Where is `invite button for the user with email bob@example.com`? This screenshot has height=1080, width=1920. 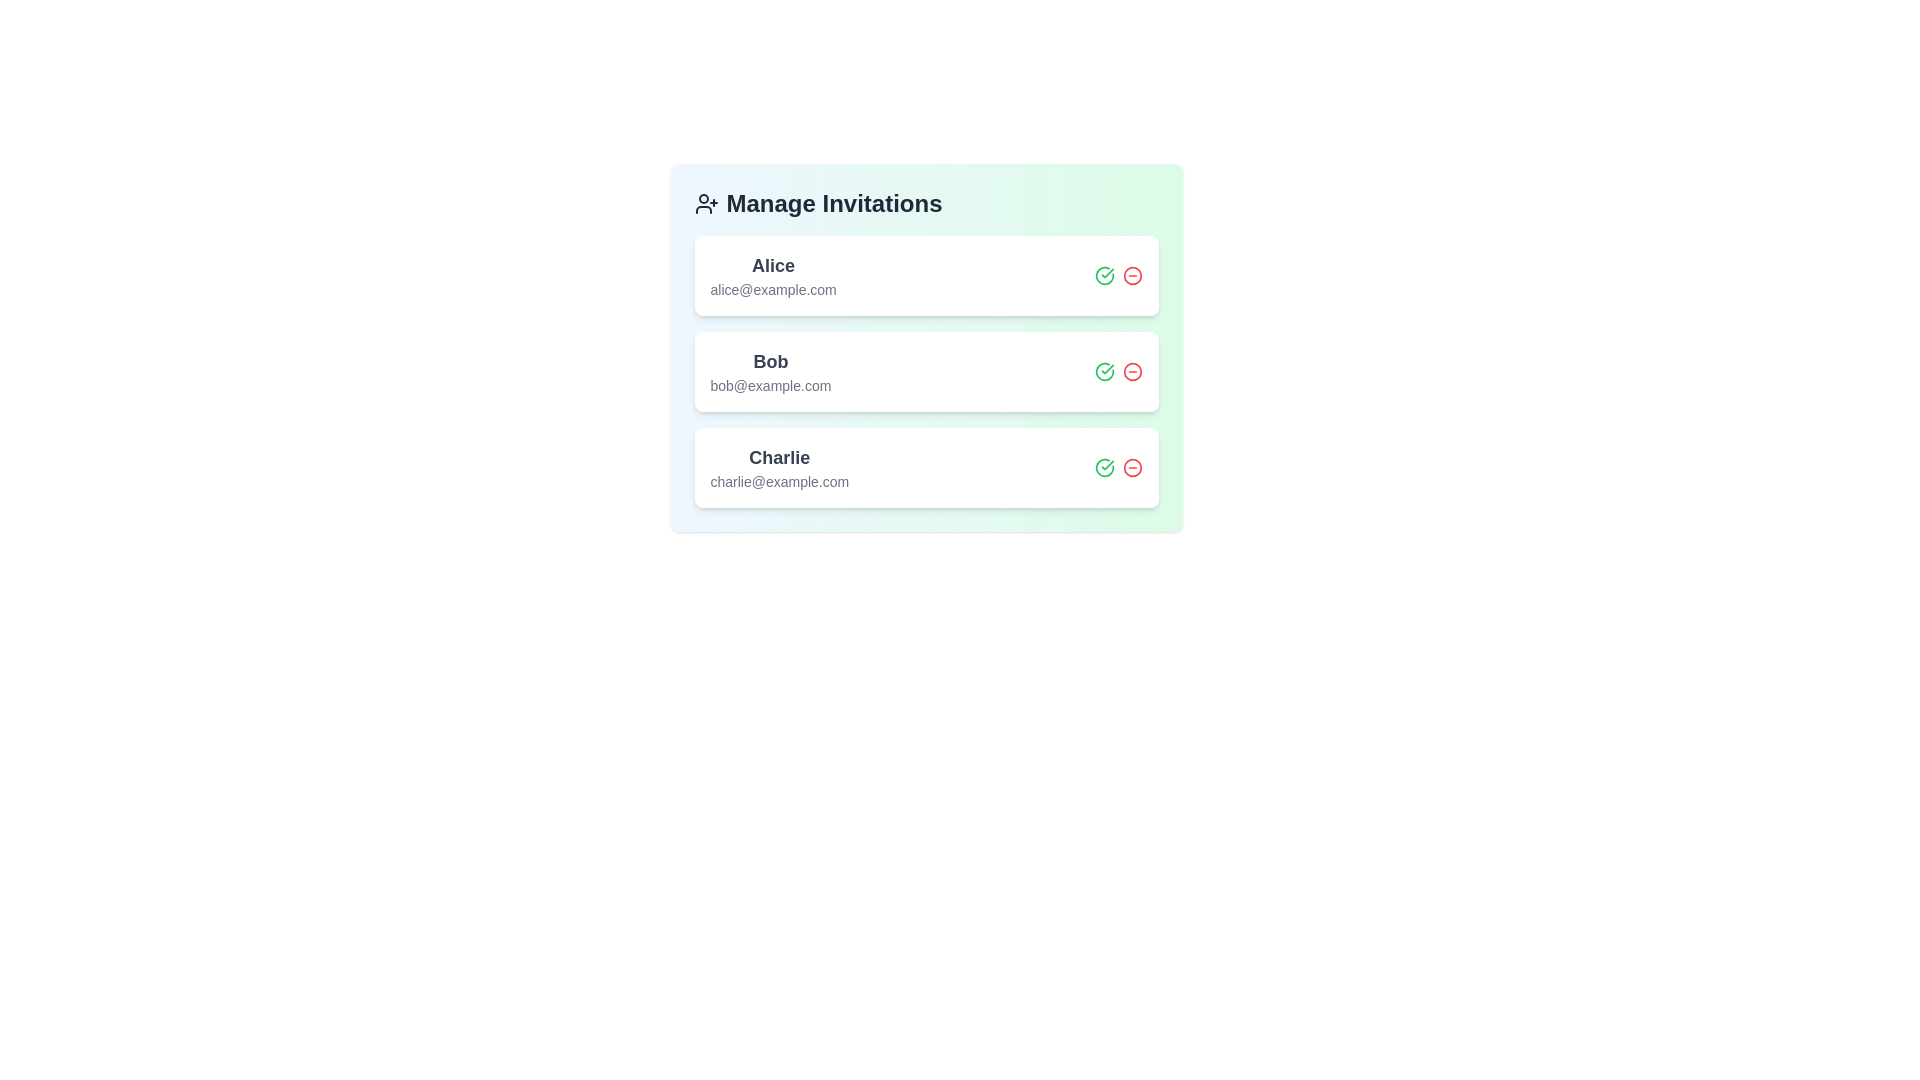 invite button for the user with email bob@example.com is located at coordinates (1103, 371).